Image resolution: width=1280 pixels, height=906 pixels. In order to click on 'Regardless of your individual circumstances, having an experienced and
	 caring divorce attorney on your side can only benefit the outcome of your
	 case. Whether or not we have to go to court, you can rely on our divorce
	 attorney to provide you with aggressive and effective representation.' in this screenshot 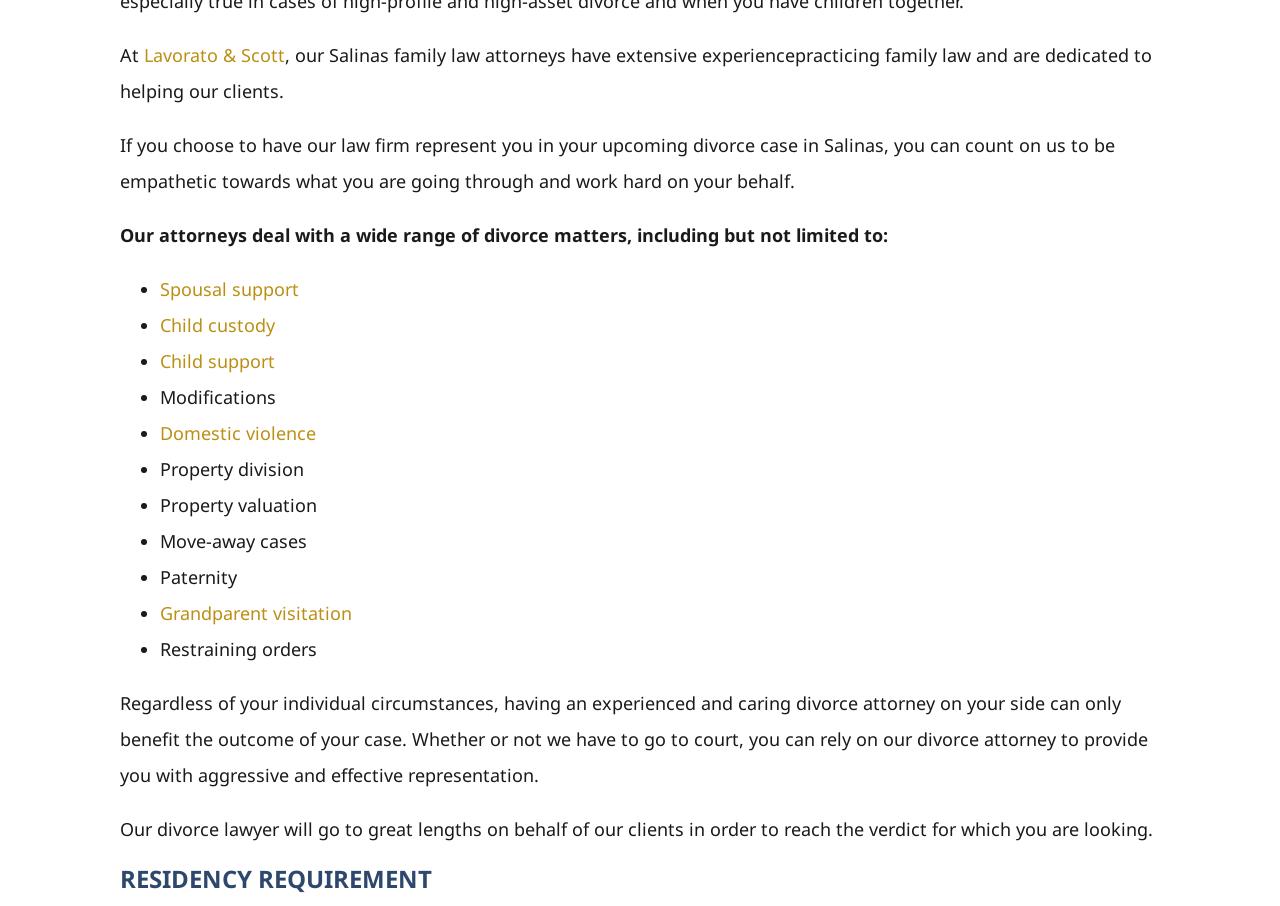, I will do `click(632, 737)`.